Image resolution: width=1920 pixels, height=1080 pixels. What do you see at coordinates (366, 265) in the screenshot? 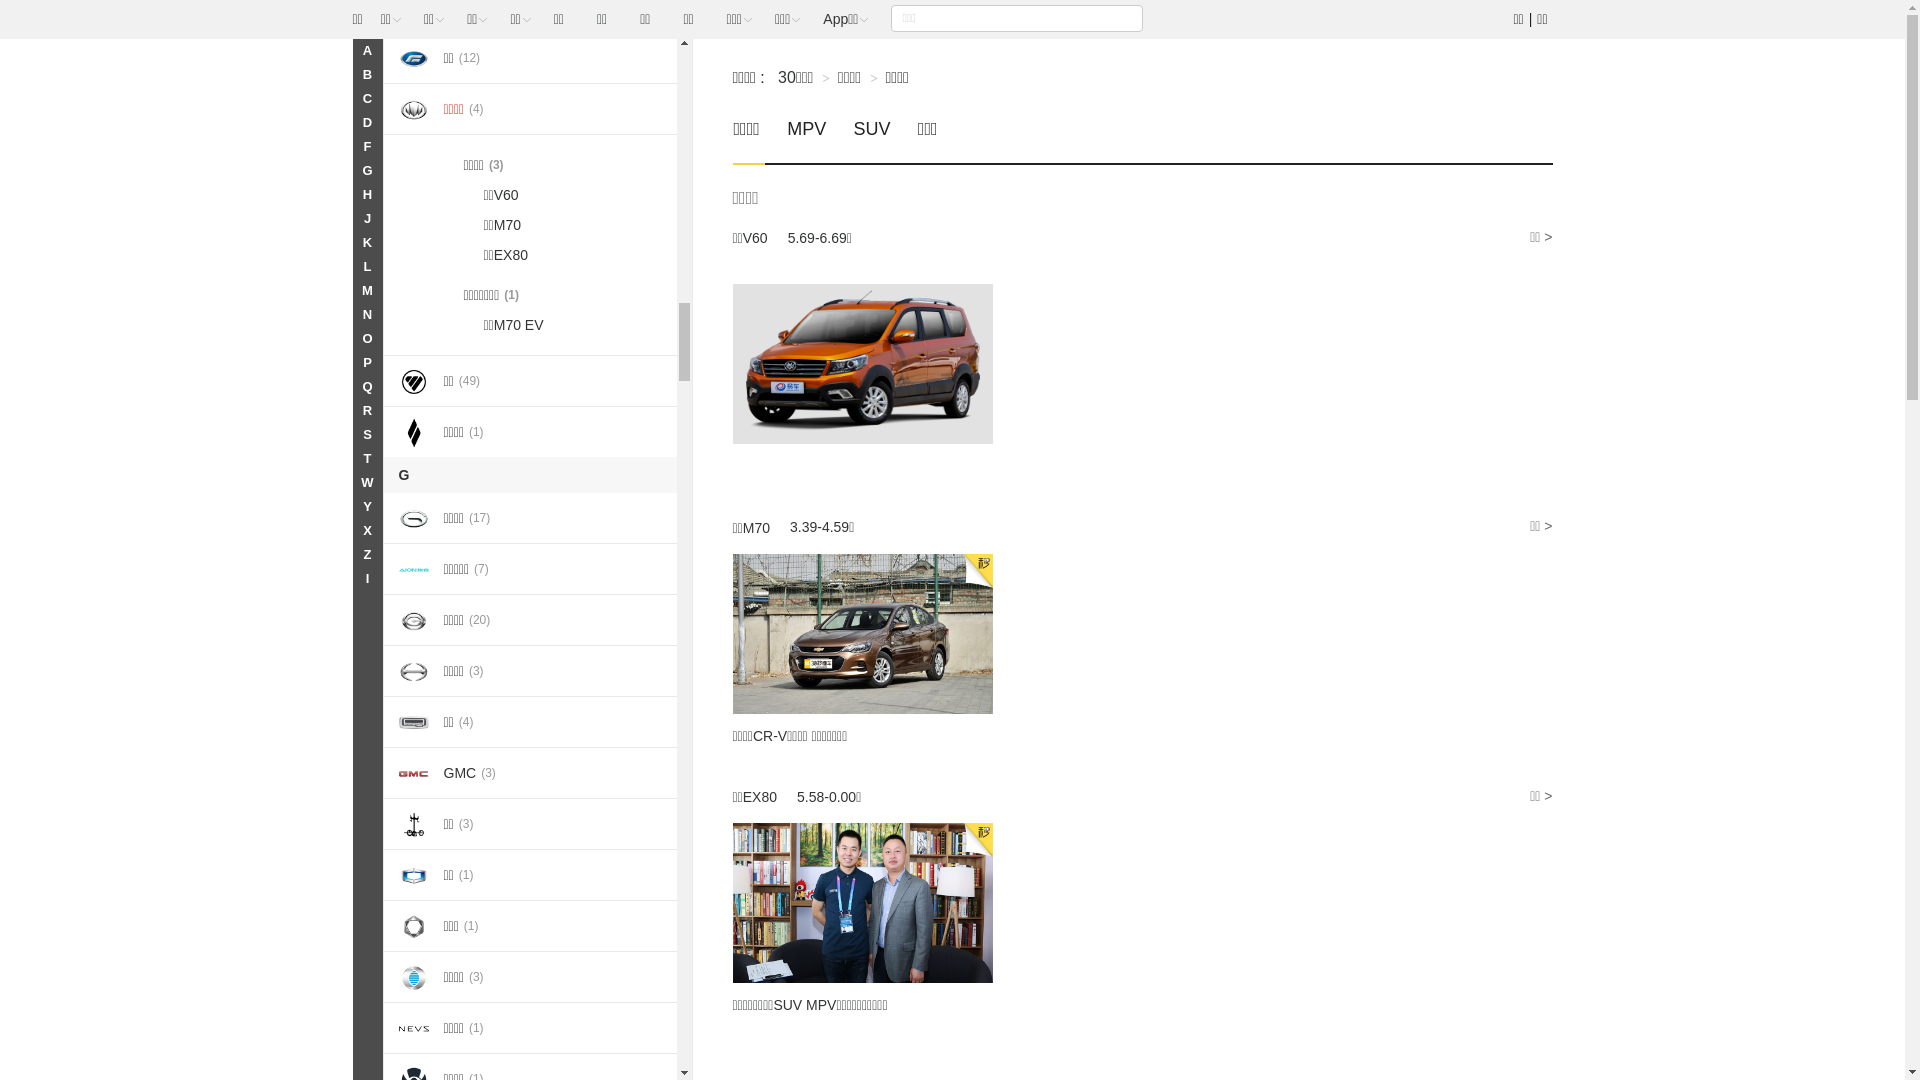
I see `'L'` at bounding box center [366, 265].